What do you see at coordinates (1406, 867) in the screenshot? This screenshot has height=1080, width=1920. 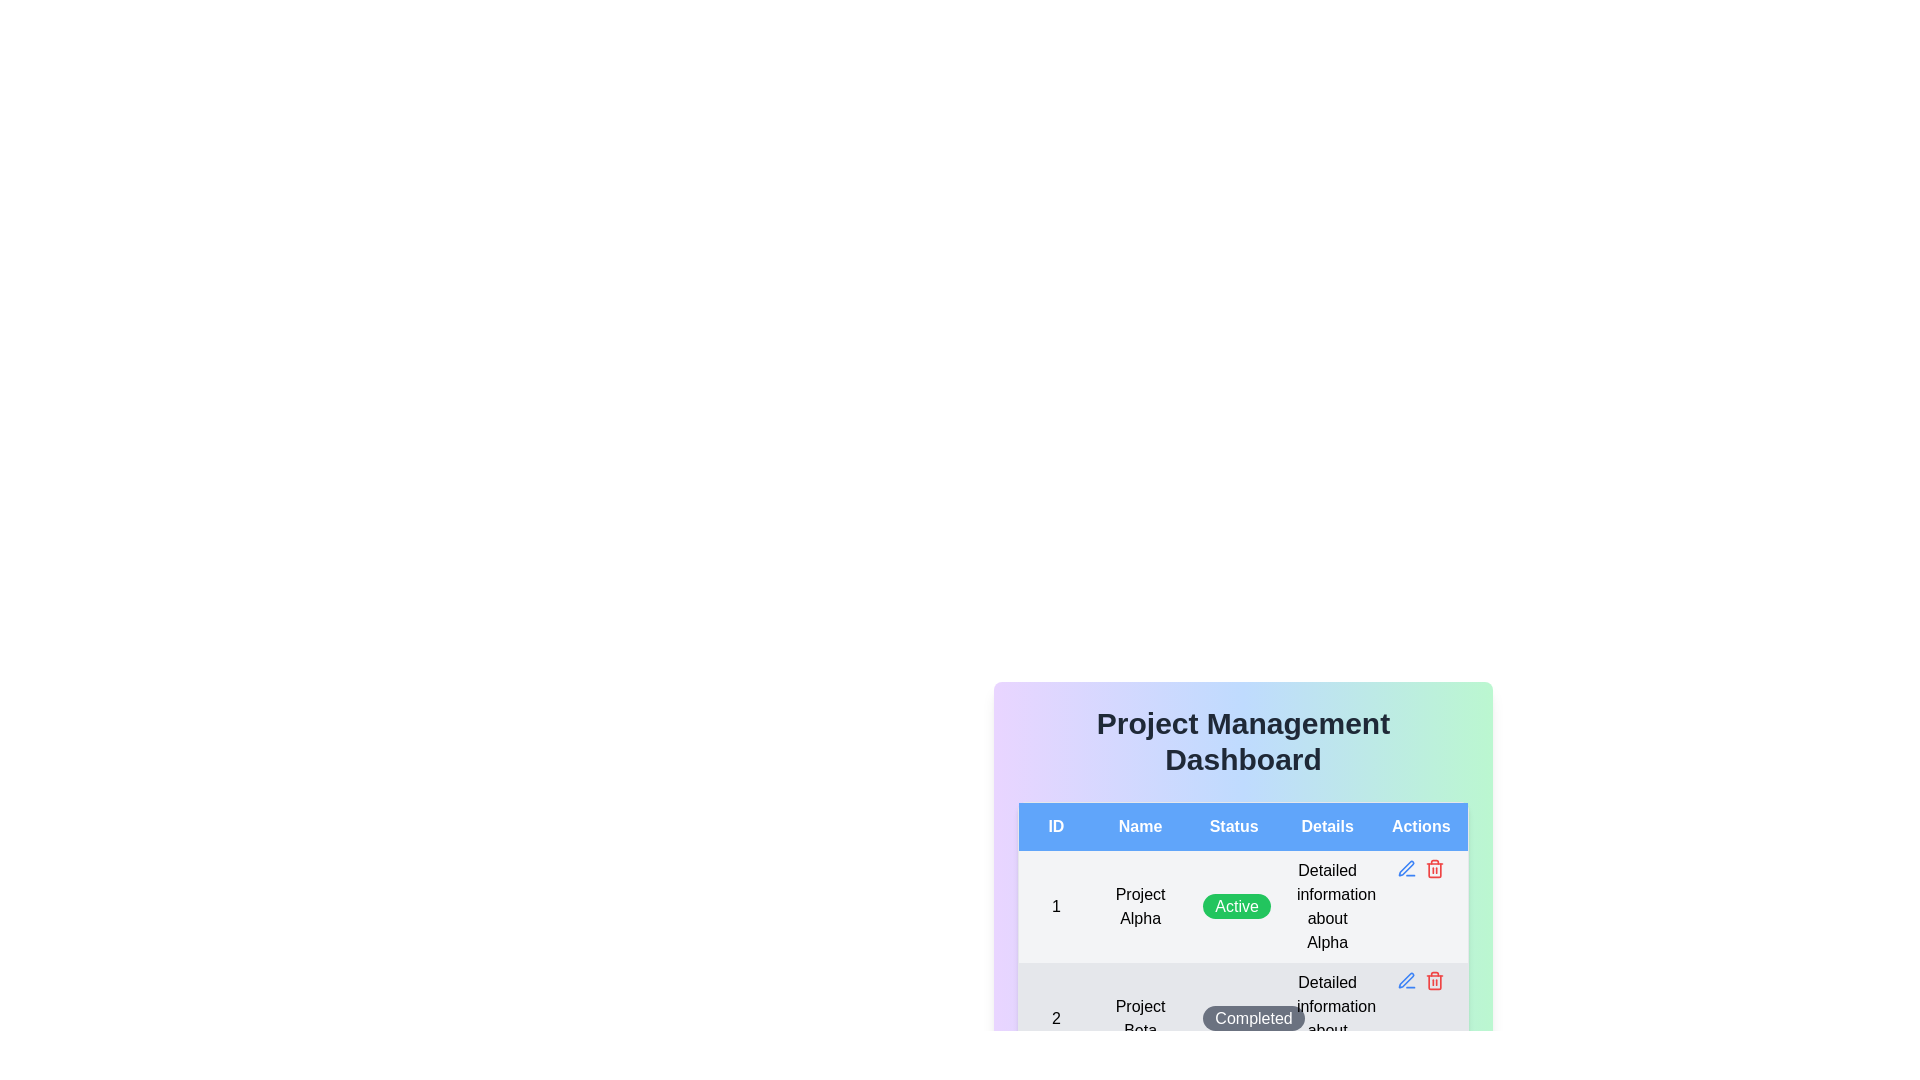 I see `the small blue pen icon button in the 'Actions' column of the first row` at bounding box center [1406, 867].